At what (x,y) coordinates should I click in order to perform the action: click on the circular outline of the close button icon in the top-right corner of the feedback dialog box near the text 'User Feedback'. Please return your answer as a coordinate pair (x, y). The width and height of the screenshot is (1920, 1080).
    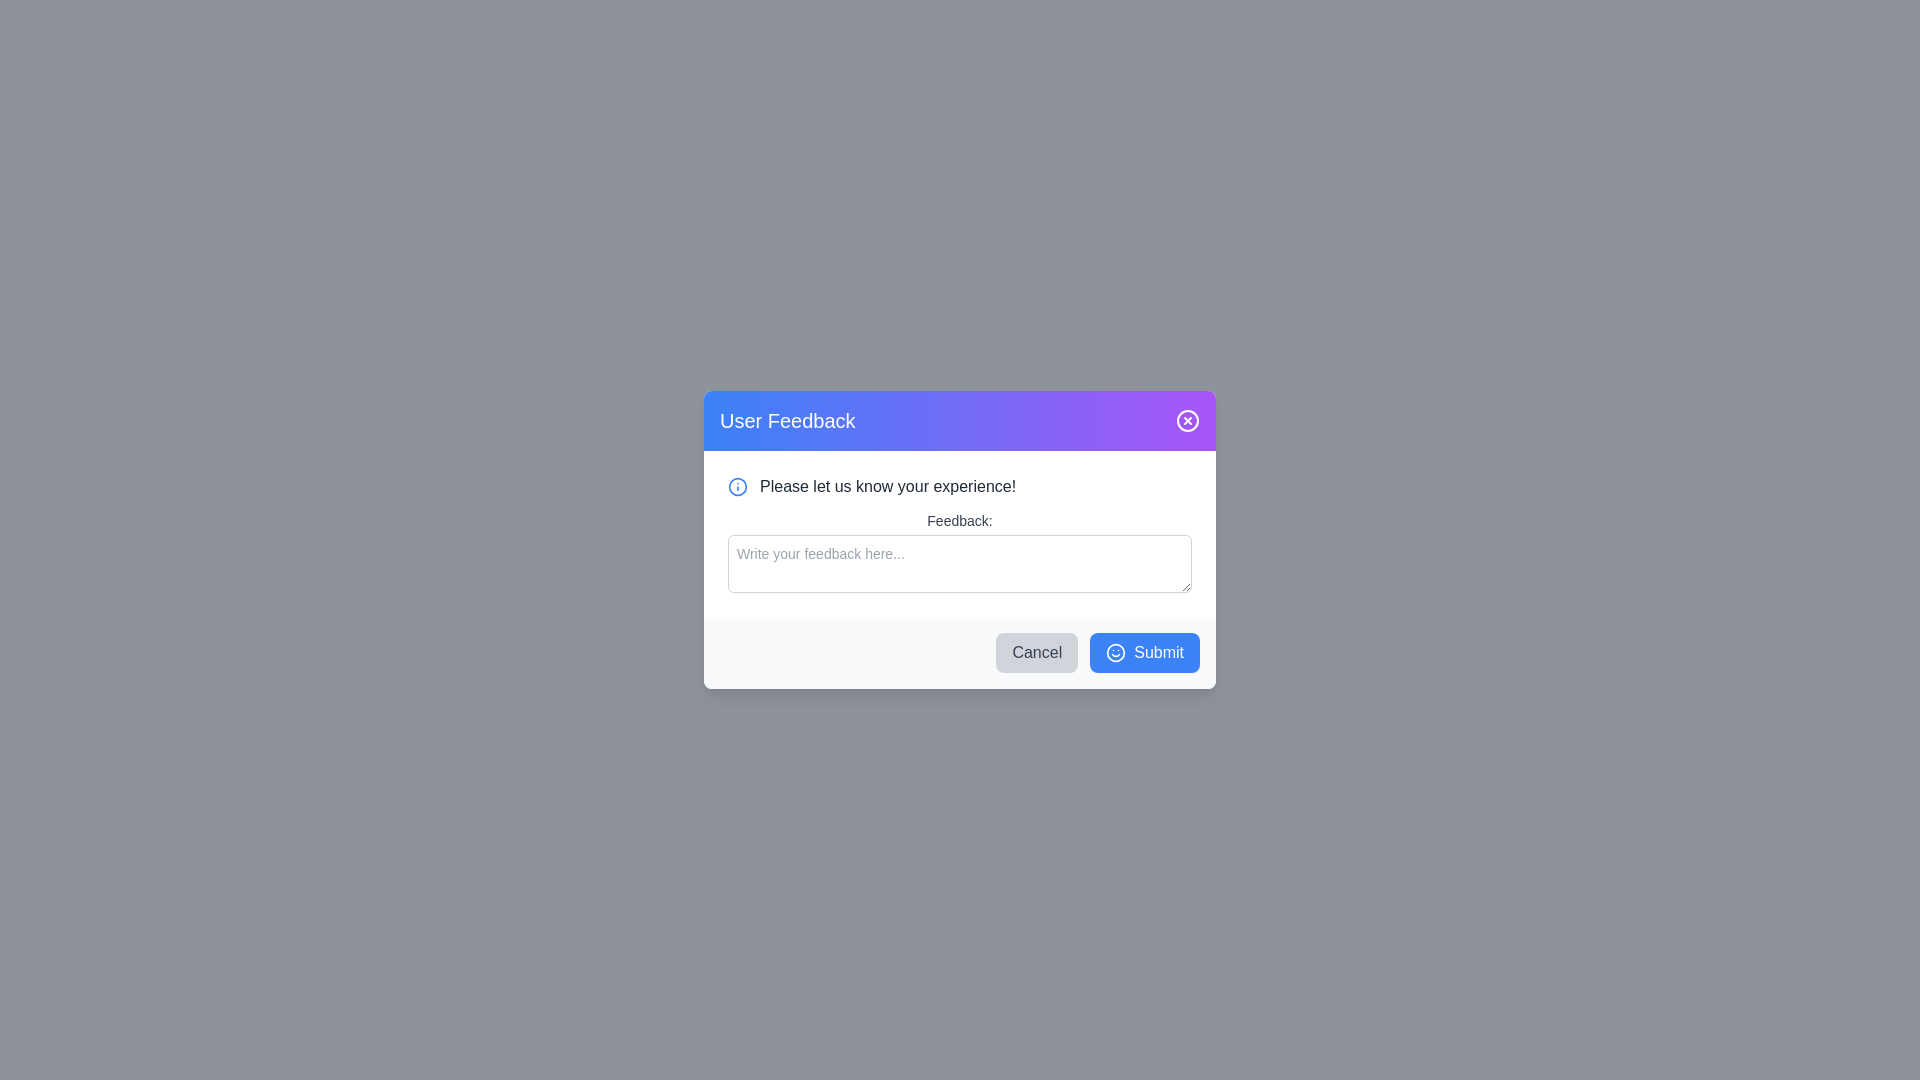
    Looking at the image, I should click on (1188, 419).